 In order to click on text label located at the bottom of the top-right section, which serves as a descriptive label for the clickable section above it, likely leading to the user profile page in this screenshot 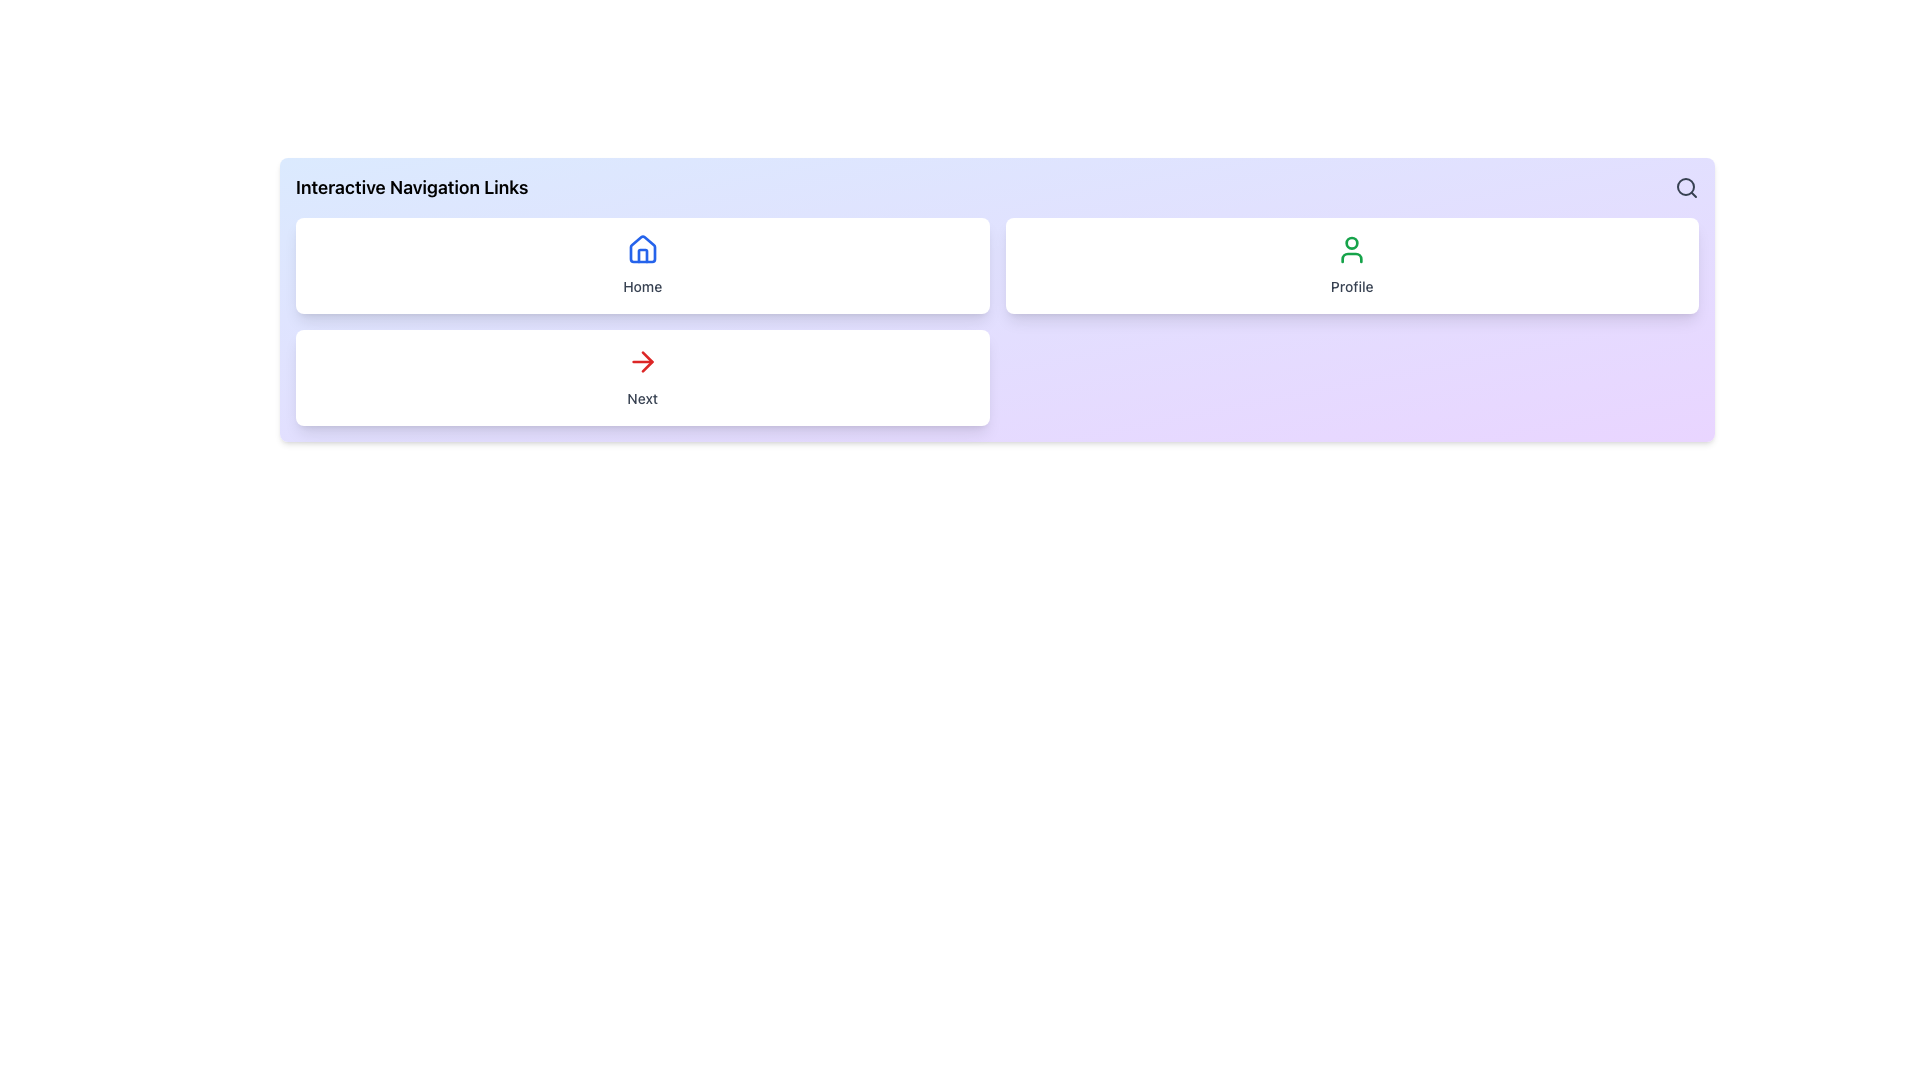, I will do `click(1352, 286)`.